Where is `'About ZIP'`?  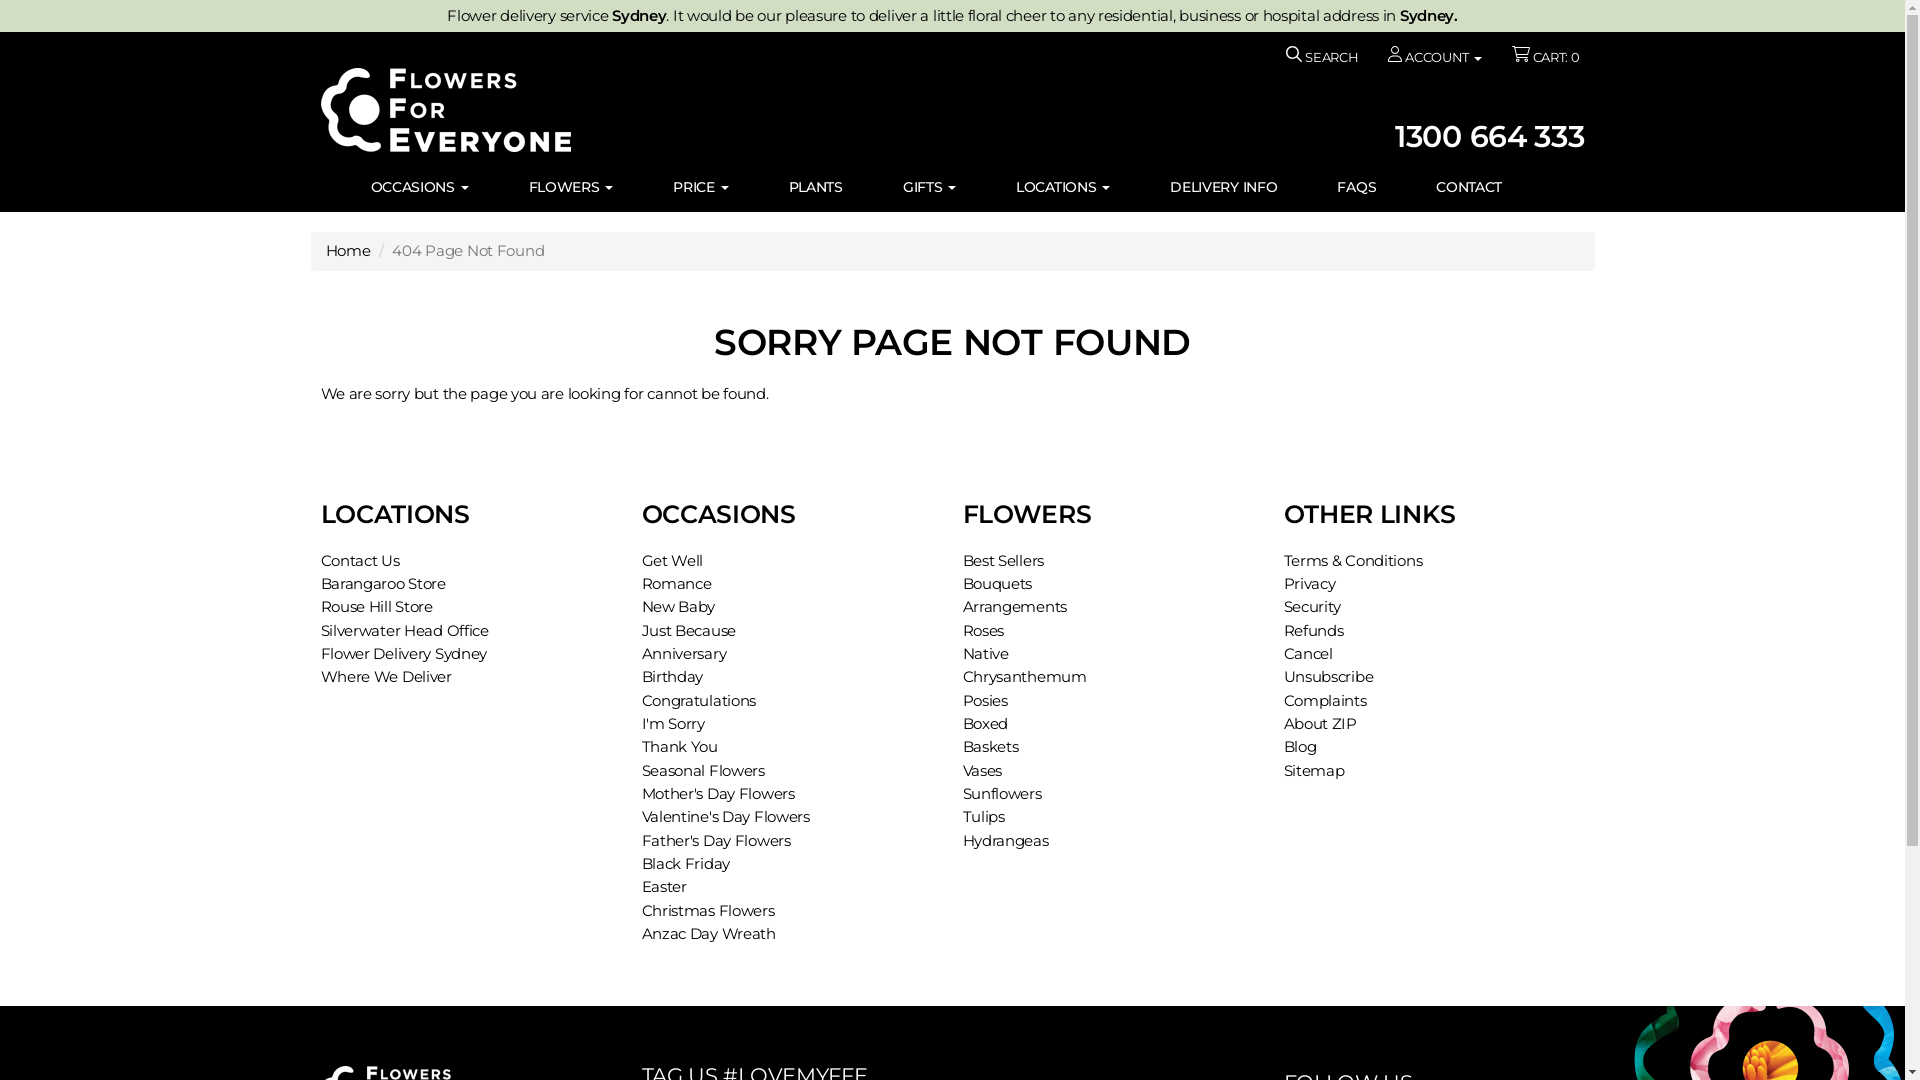 'About ZIP' is located at coordinates (1320, 724).